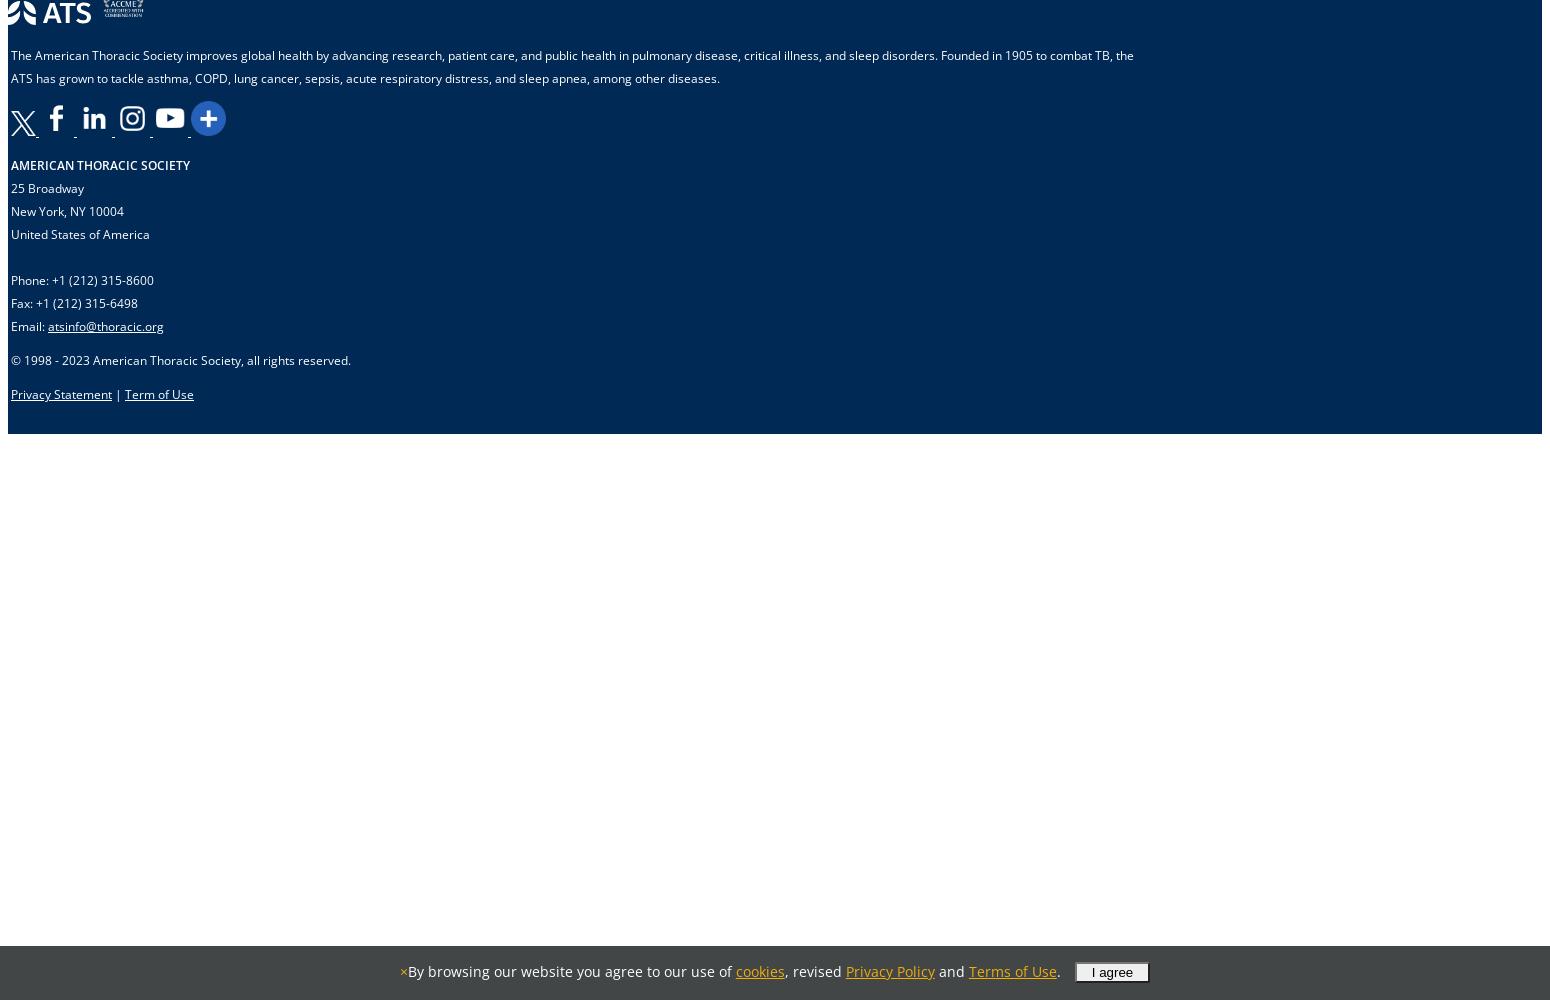 This screenshot has width=1550, height=1000. What do you see at coordinates (119, 394) in the screenshot?
I see `'|'` at bounding box center [119, 394].